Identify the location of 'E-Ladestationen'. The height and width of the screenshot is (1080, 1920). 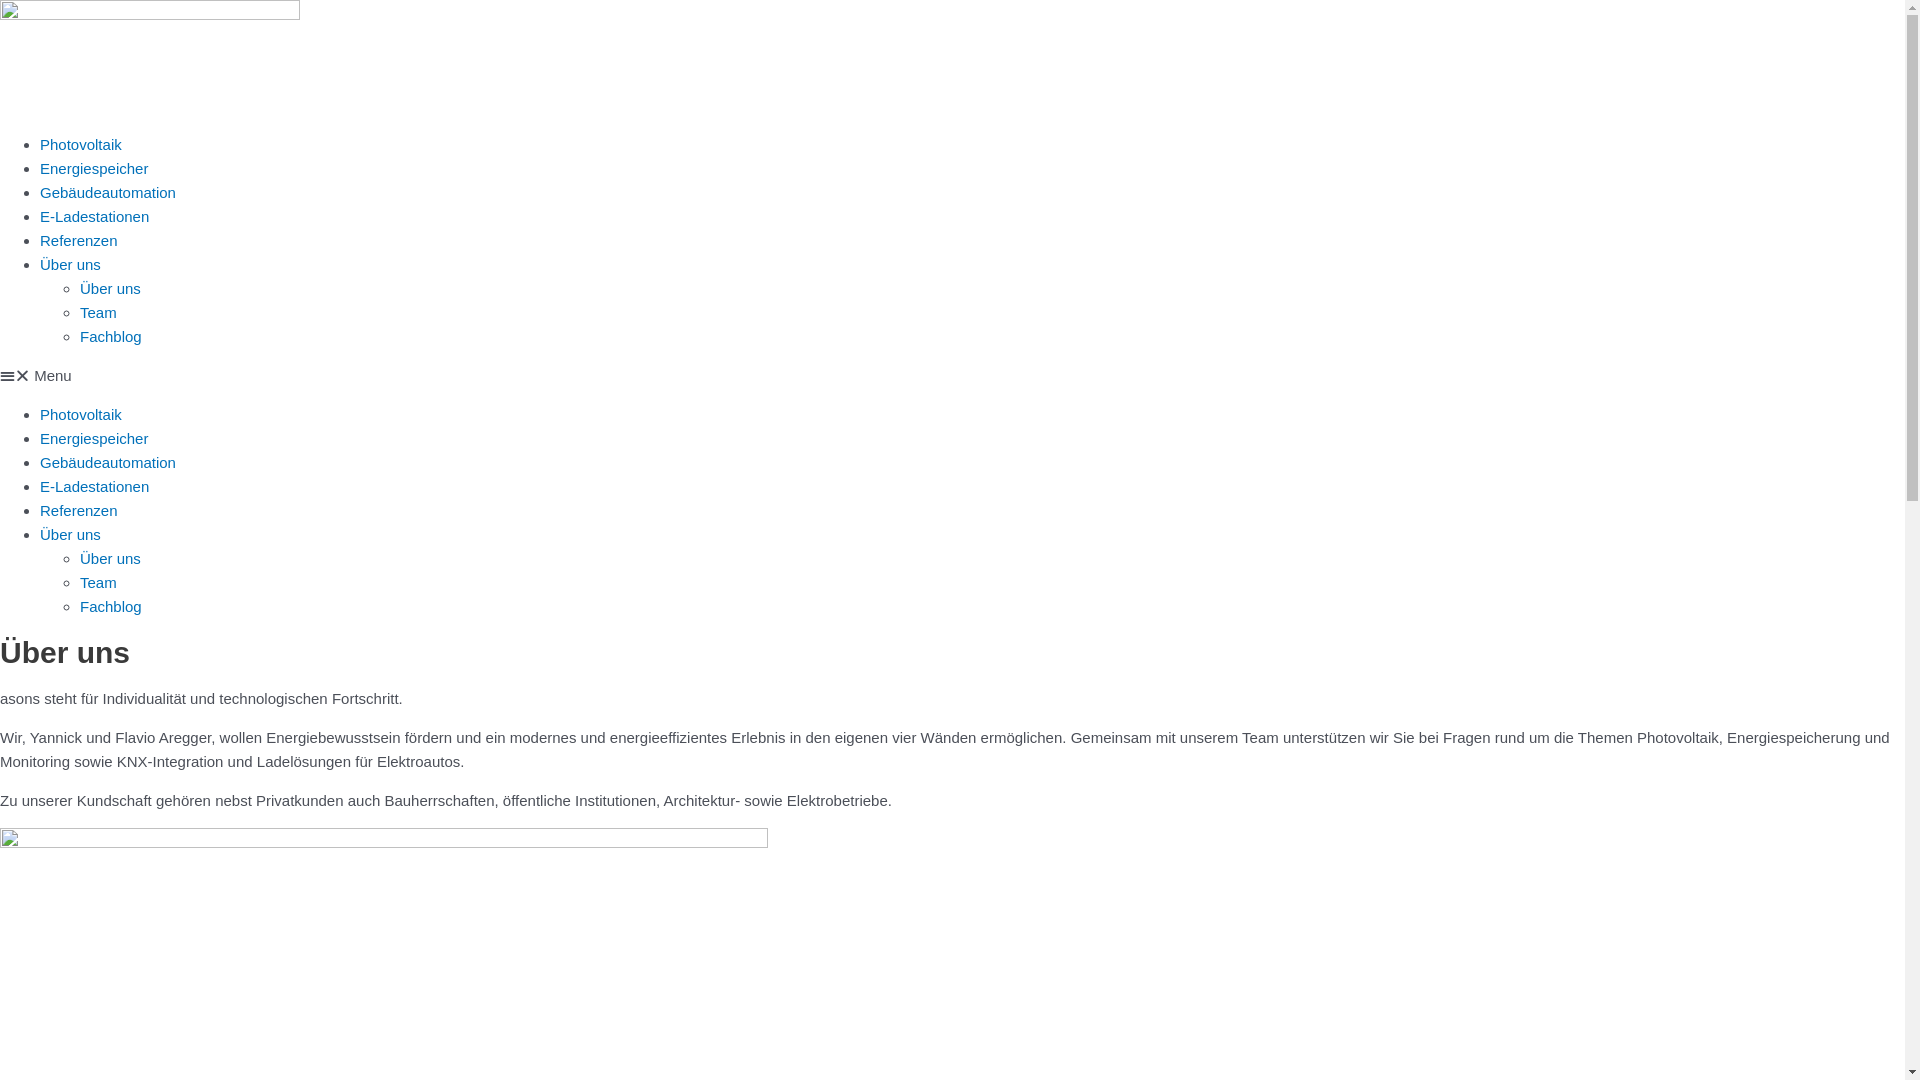
(39, 216).